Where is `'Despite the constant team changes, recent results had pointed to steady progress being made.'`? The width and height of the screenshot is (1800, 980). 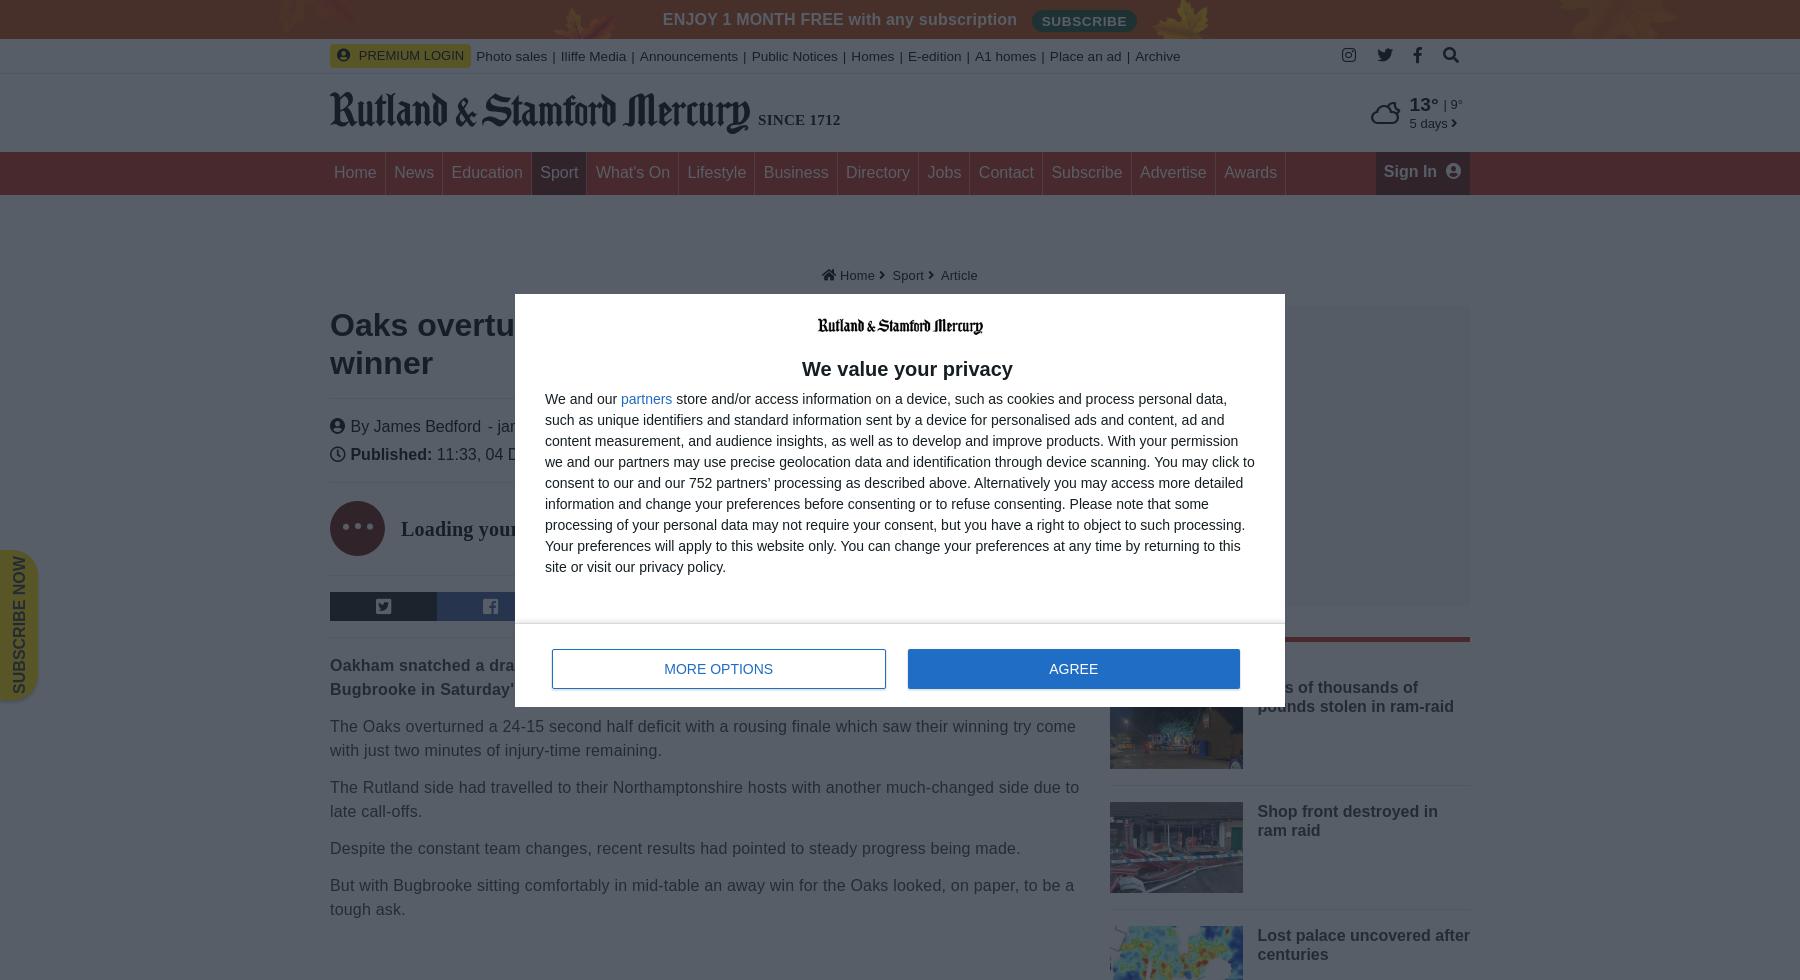
'Despite the constant team changes, recent results had pointed to steady progress being made.' is located at coordinates (675, 847).